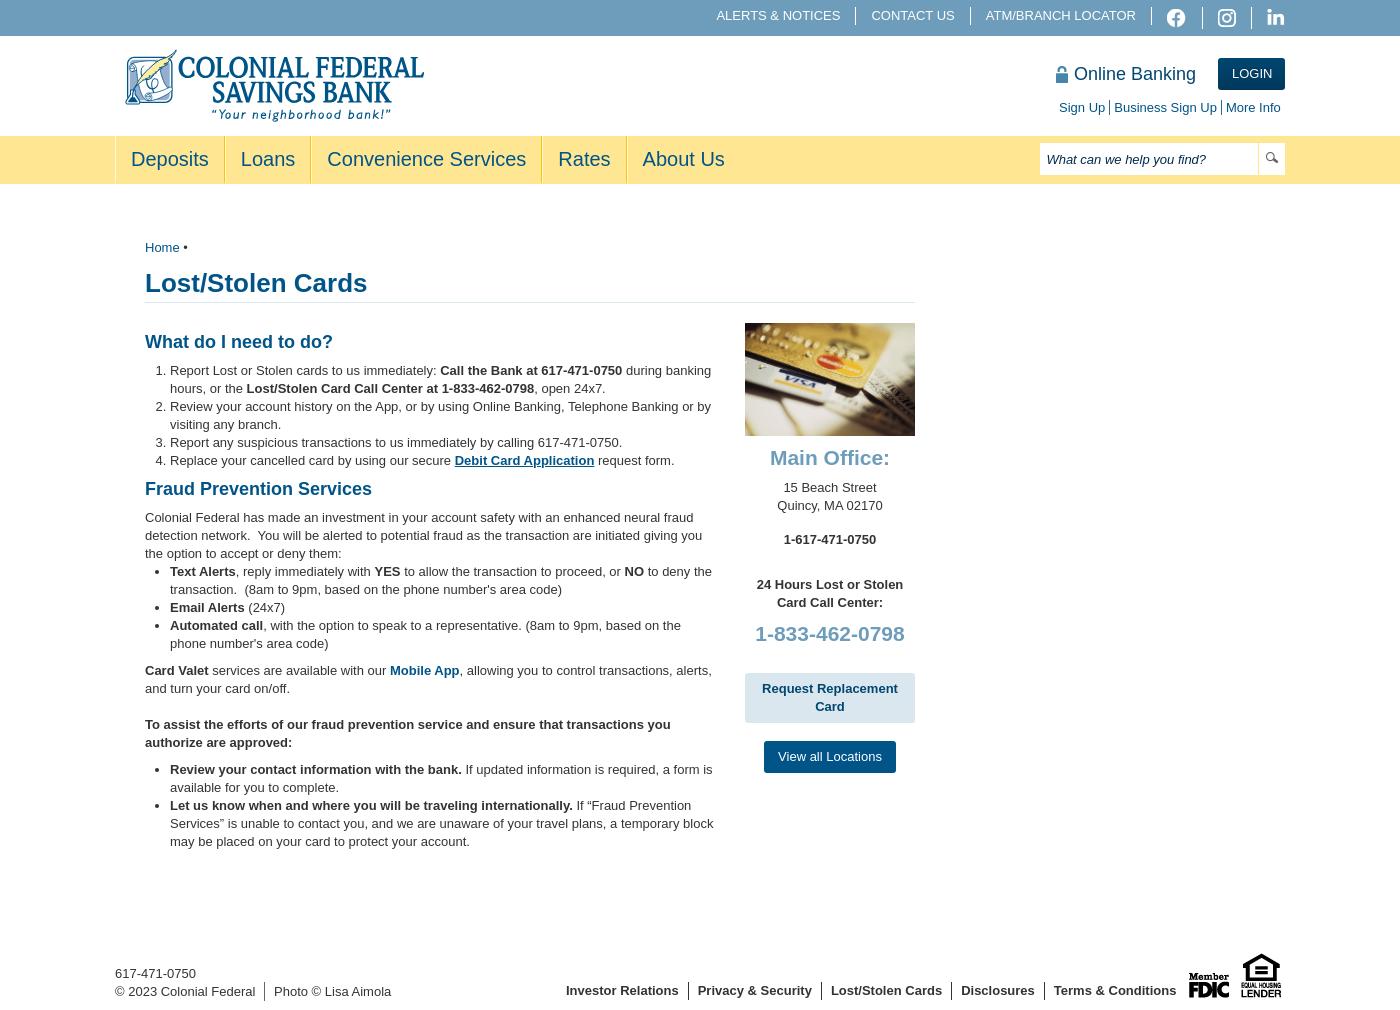 The width and height of the screenshot is (1400, 1010). I want to click on 'services are available with our', so click(299, 669).